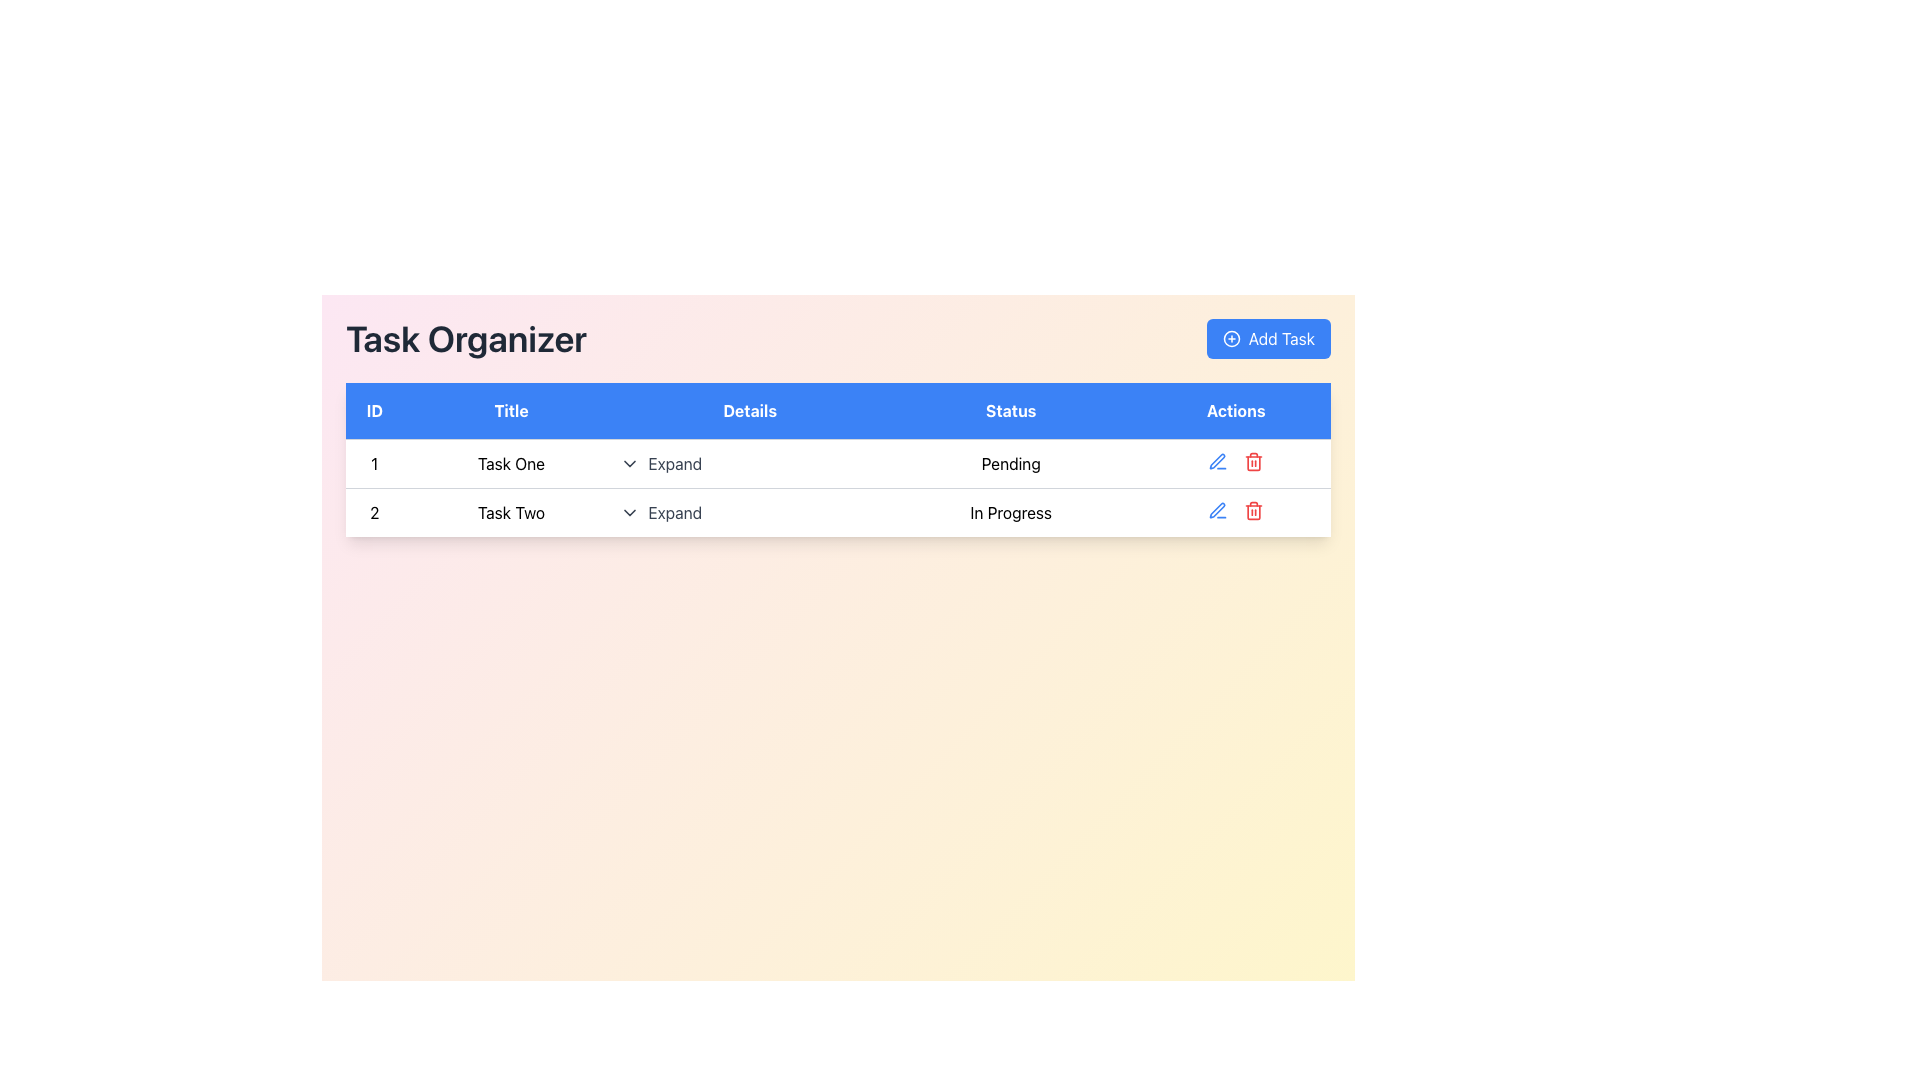 The image size is (1920, 1080). I want to click on text from the text label displaying 'Title' in white, located in the second column header of the table row, so click(511, 410).